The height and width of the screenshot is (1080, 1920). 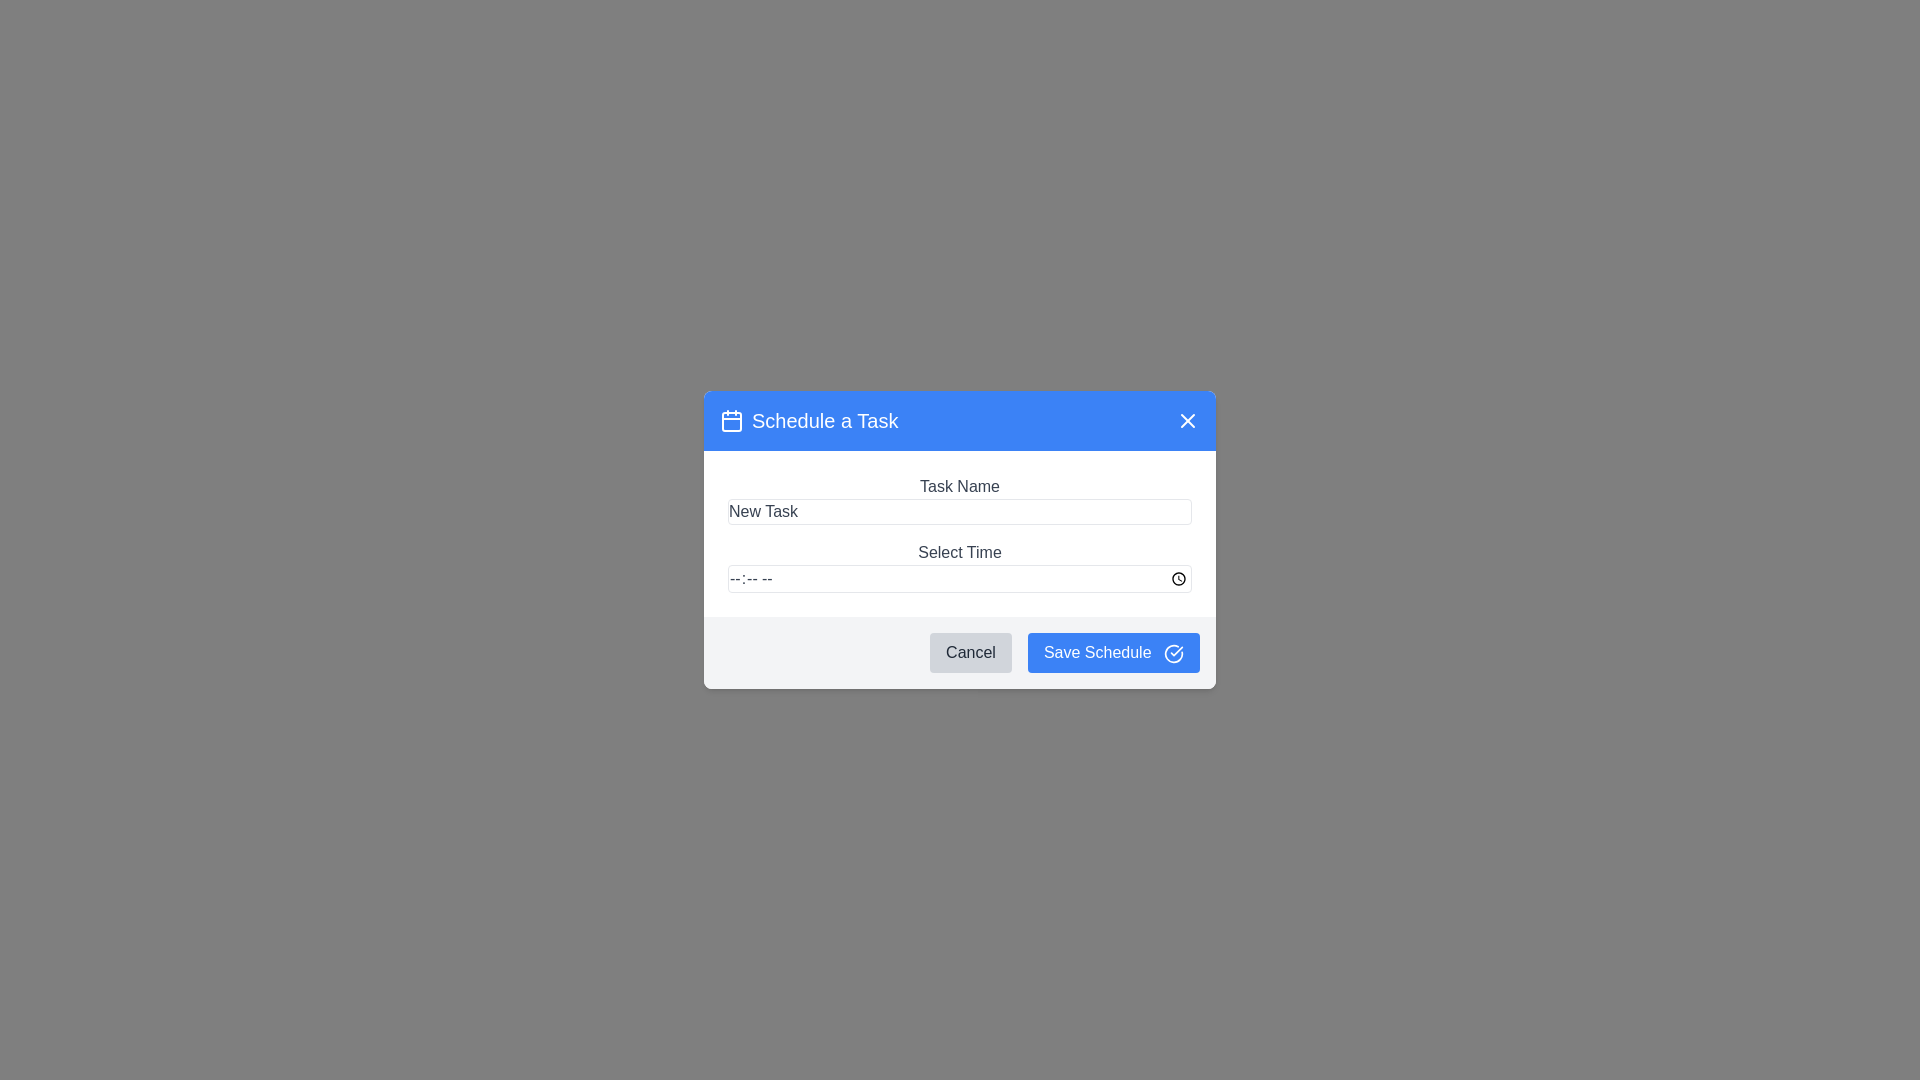 What do you see at coordinates (1112, 652) in the screenshot?
I see `the 'Save Schedule' button to save the current schedule` at bounding box center [1112, 652].